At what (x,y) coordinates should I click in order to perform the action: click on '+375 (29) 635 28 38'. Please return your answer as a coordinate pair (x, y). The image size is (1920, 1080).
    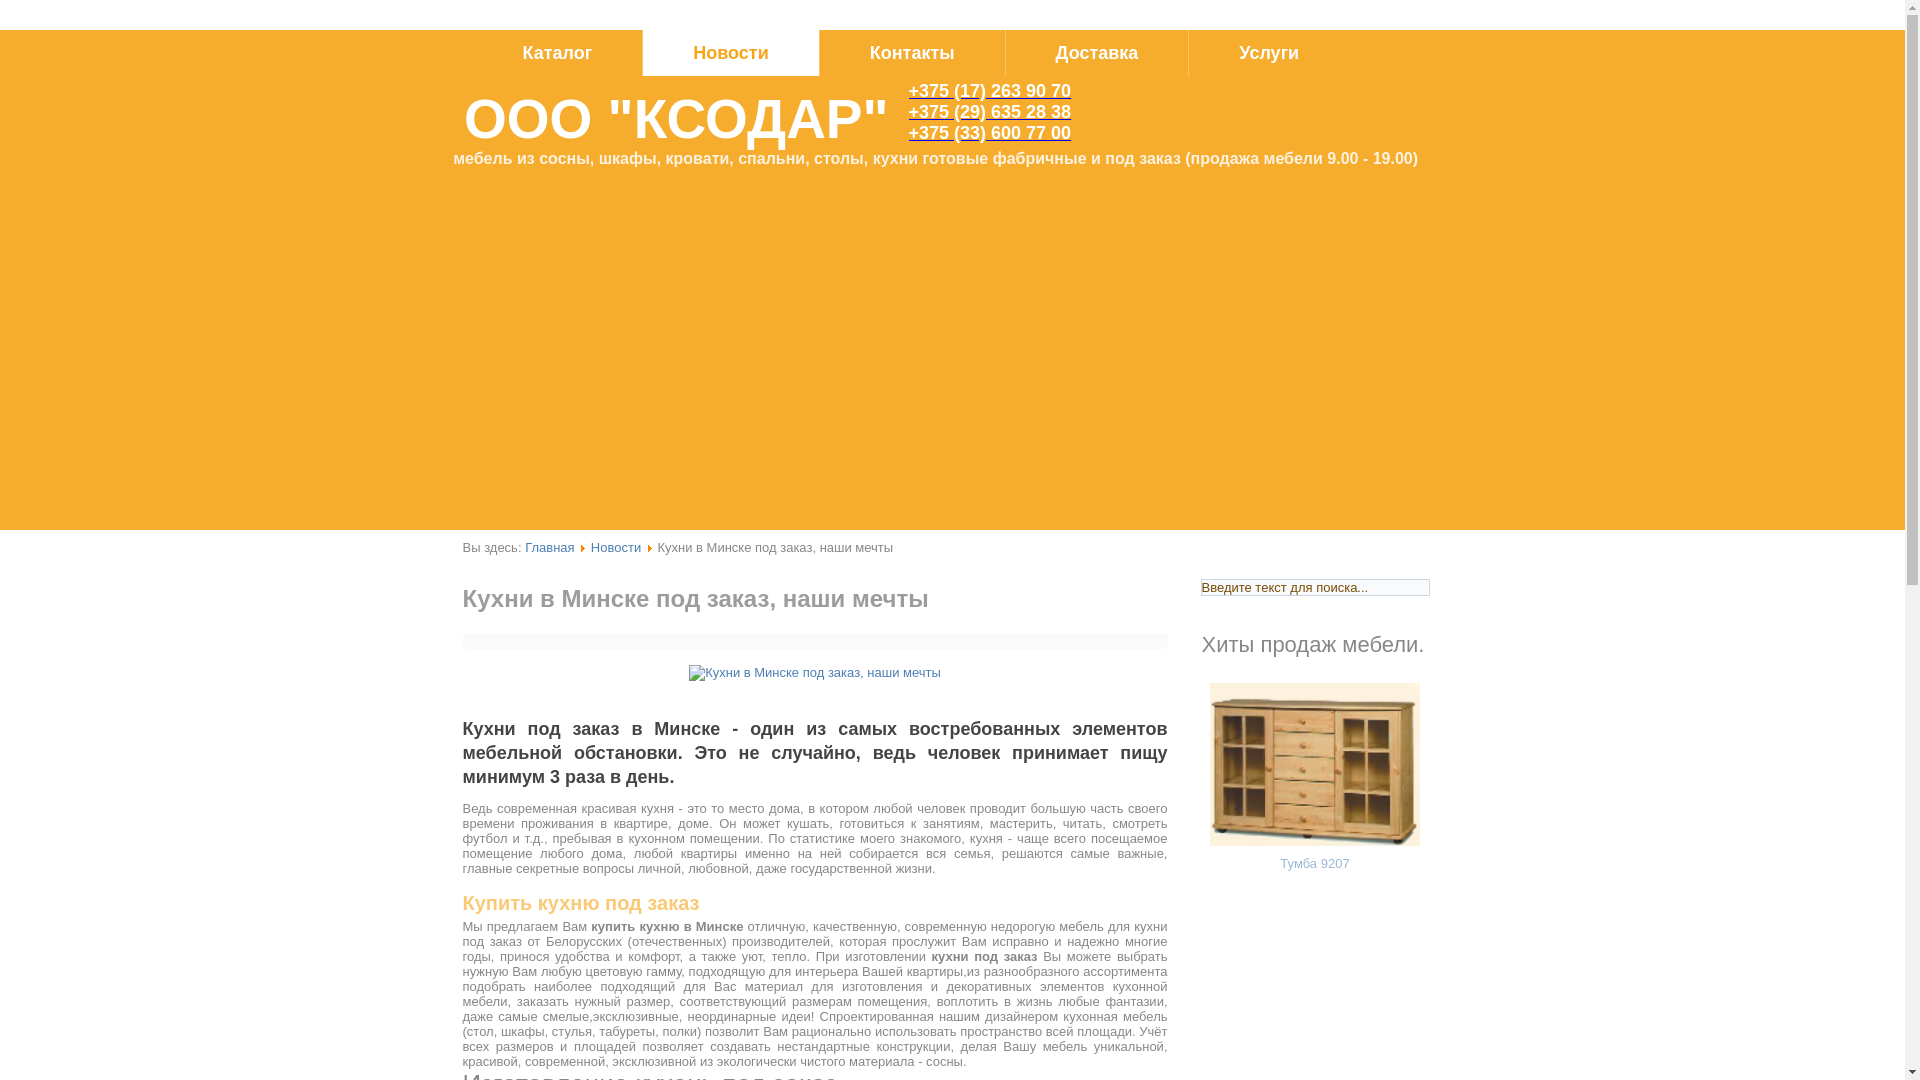
    Looking at the image, I should click on (989, 111).